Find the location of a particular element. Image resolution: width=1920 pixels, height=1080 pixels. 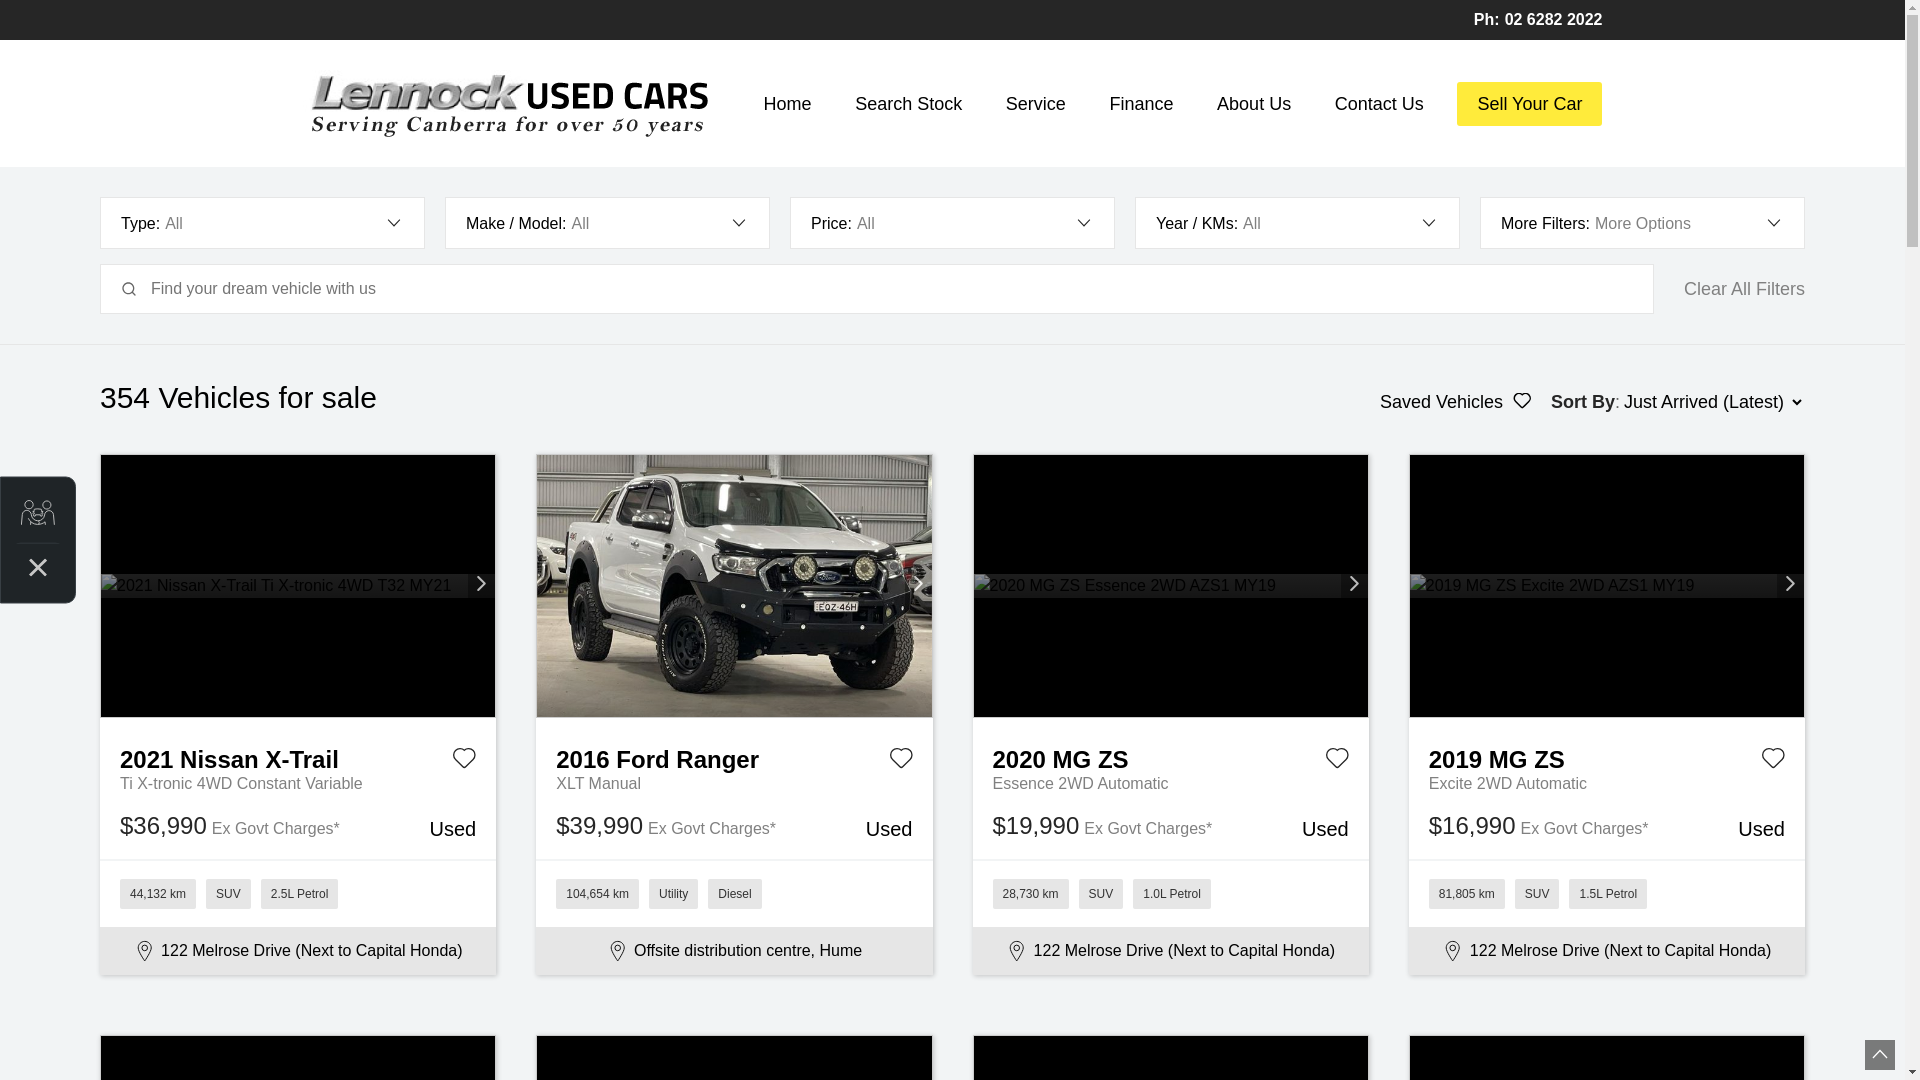

'2019 MG ZS Excite 2WD AZS1 MY19' is located at coordinates (1607, 585).